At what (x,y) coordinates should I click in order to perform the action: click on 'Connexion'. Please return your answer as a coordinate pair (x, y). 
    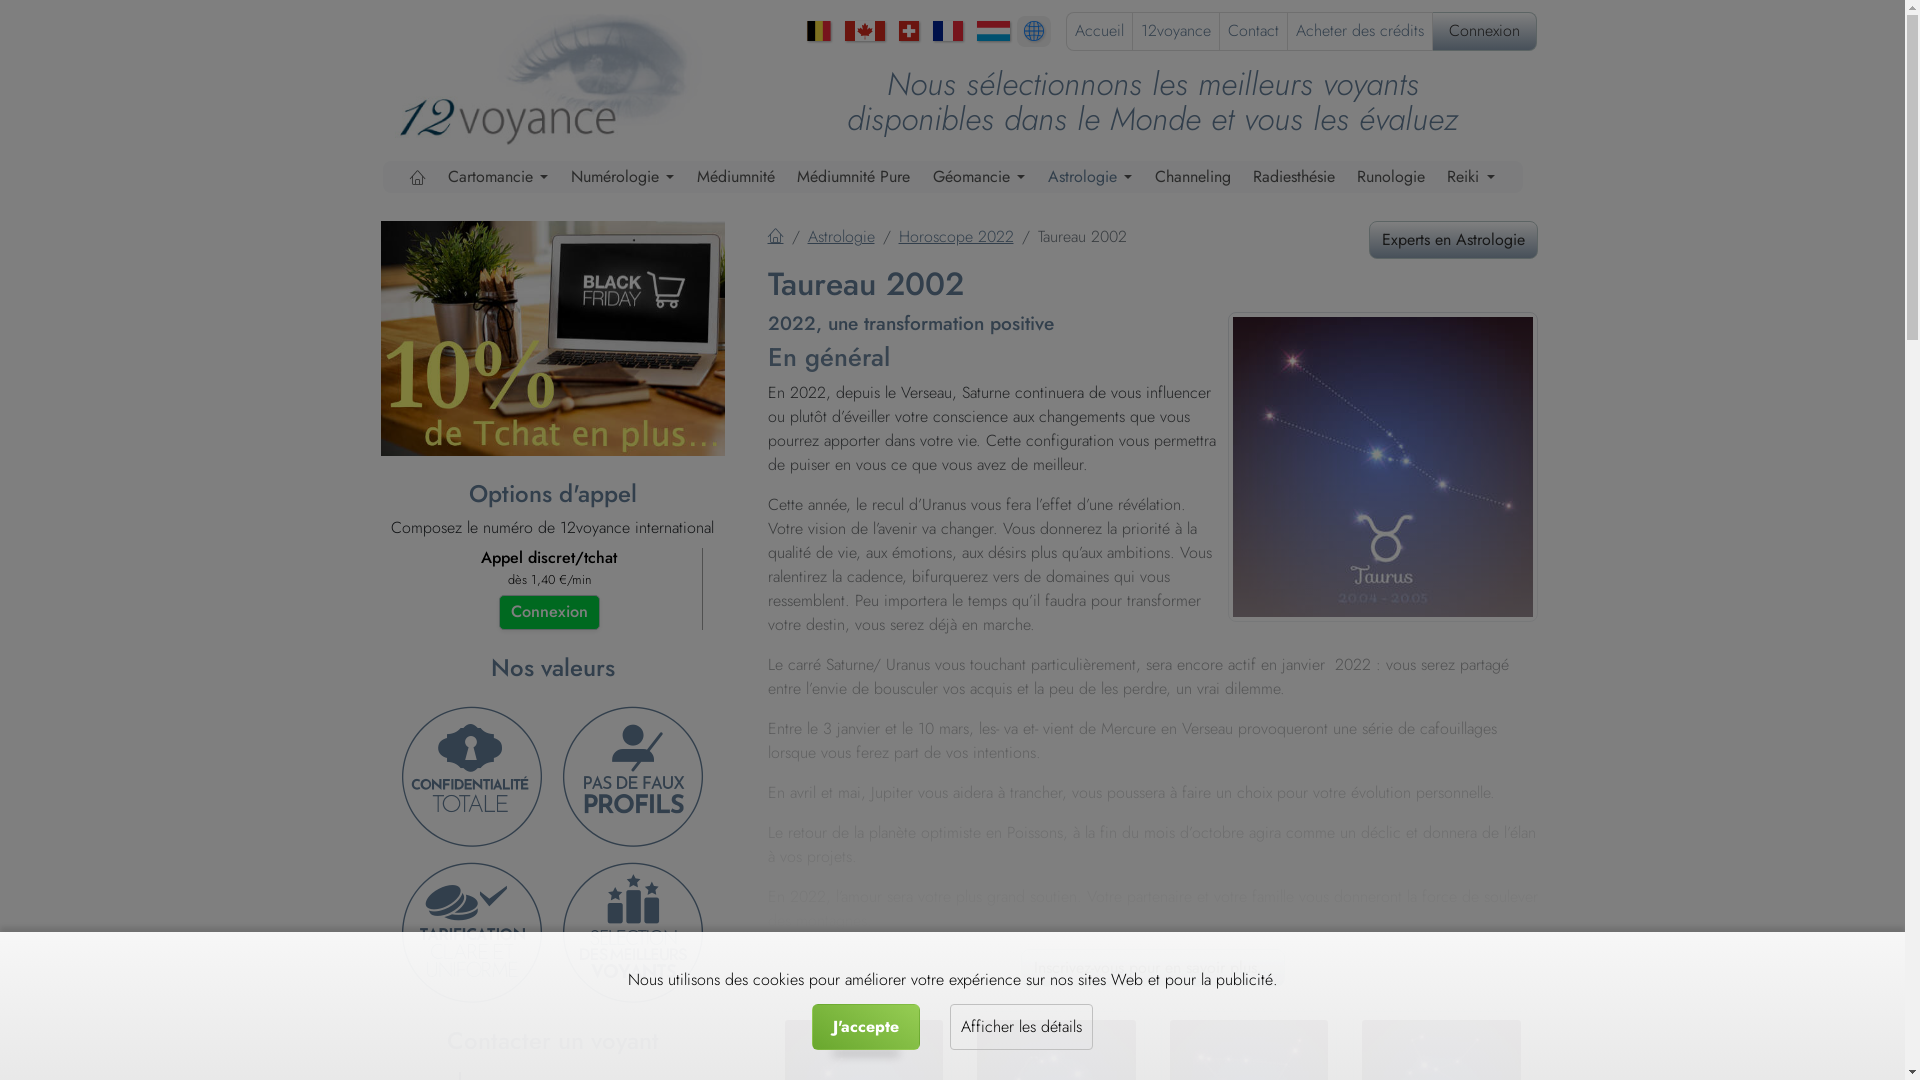
    Looking at the image, I should click on (498, 611).